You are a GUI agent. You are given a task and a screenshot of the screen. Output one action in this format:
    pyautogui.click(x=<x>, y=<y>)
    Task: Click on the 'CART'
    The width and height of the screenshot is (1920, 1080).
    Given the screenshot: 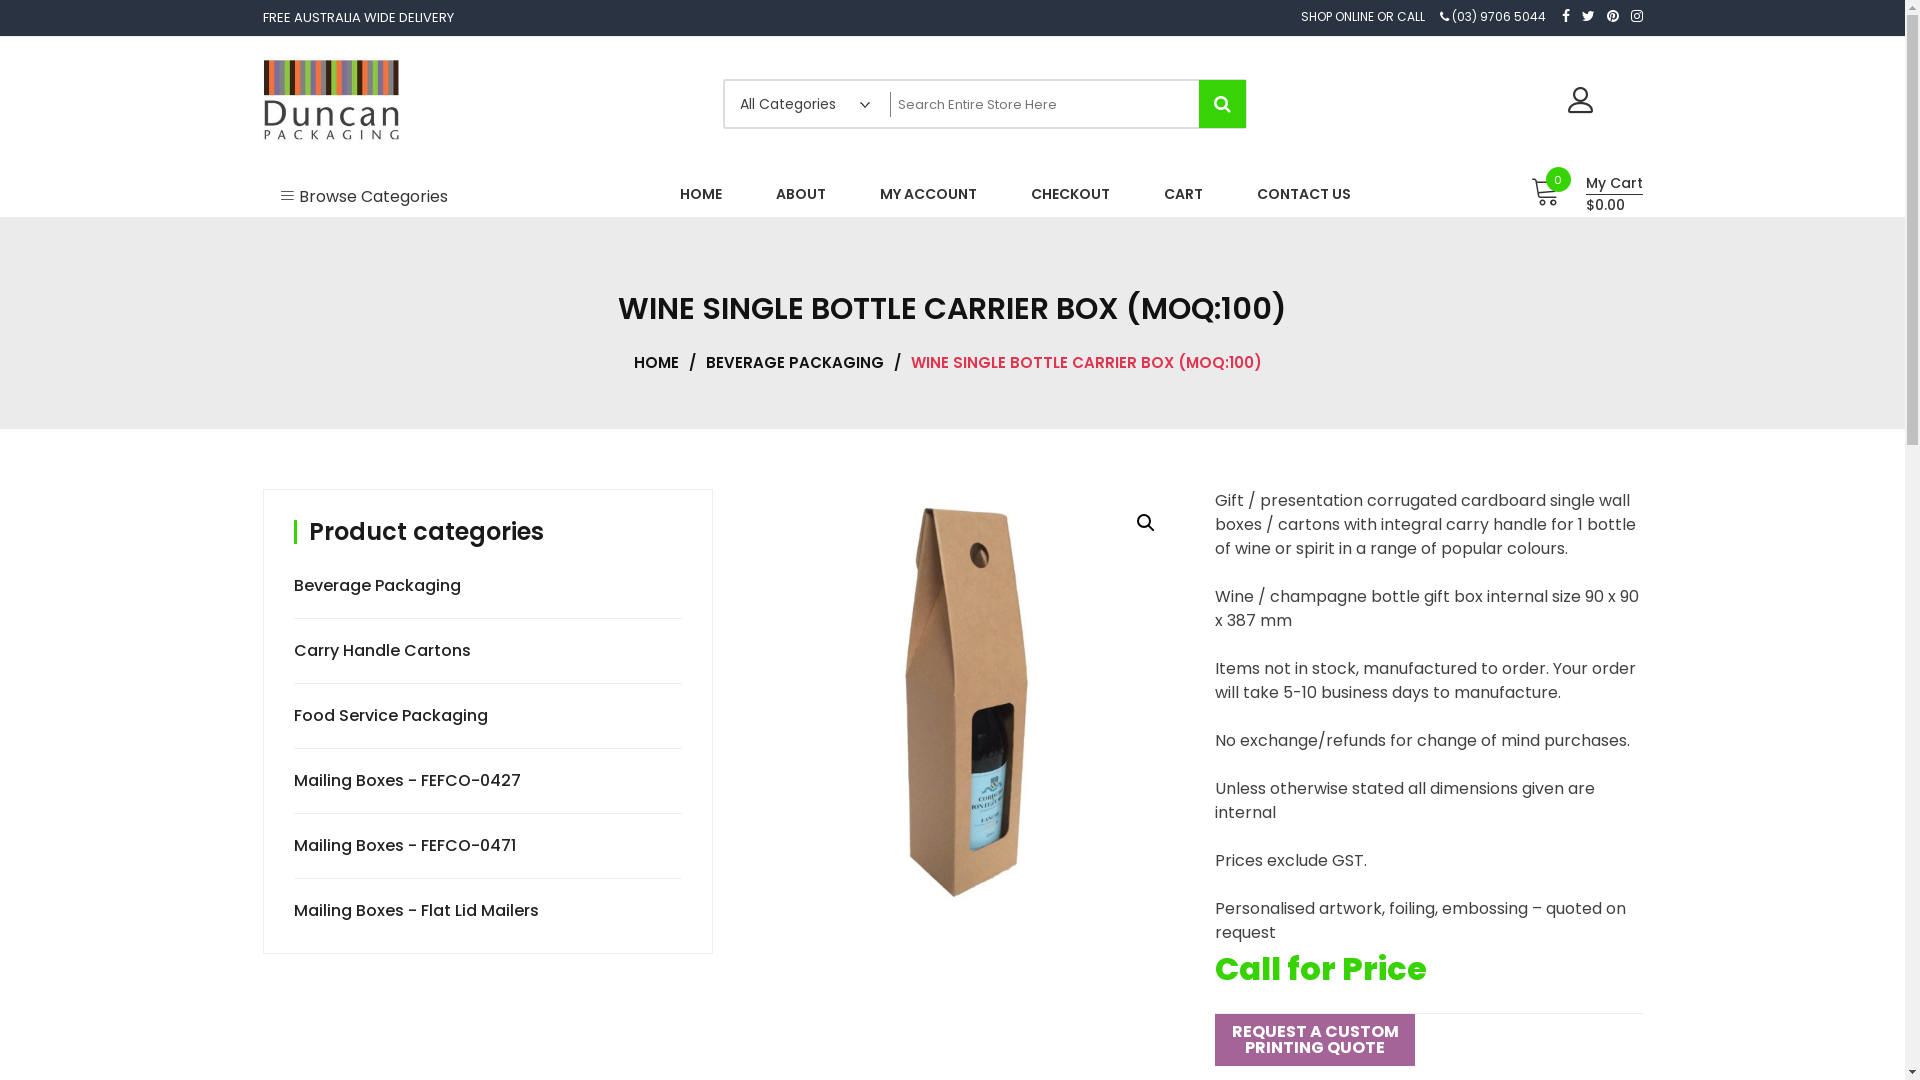 What is the action you would take?
    pyautogui.click(x=1147, y=194)
    